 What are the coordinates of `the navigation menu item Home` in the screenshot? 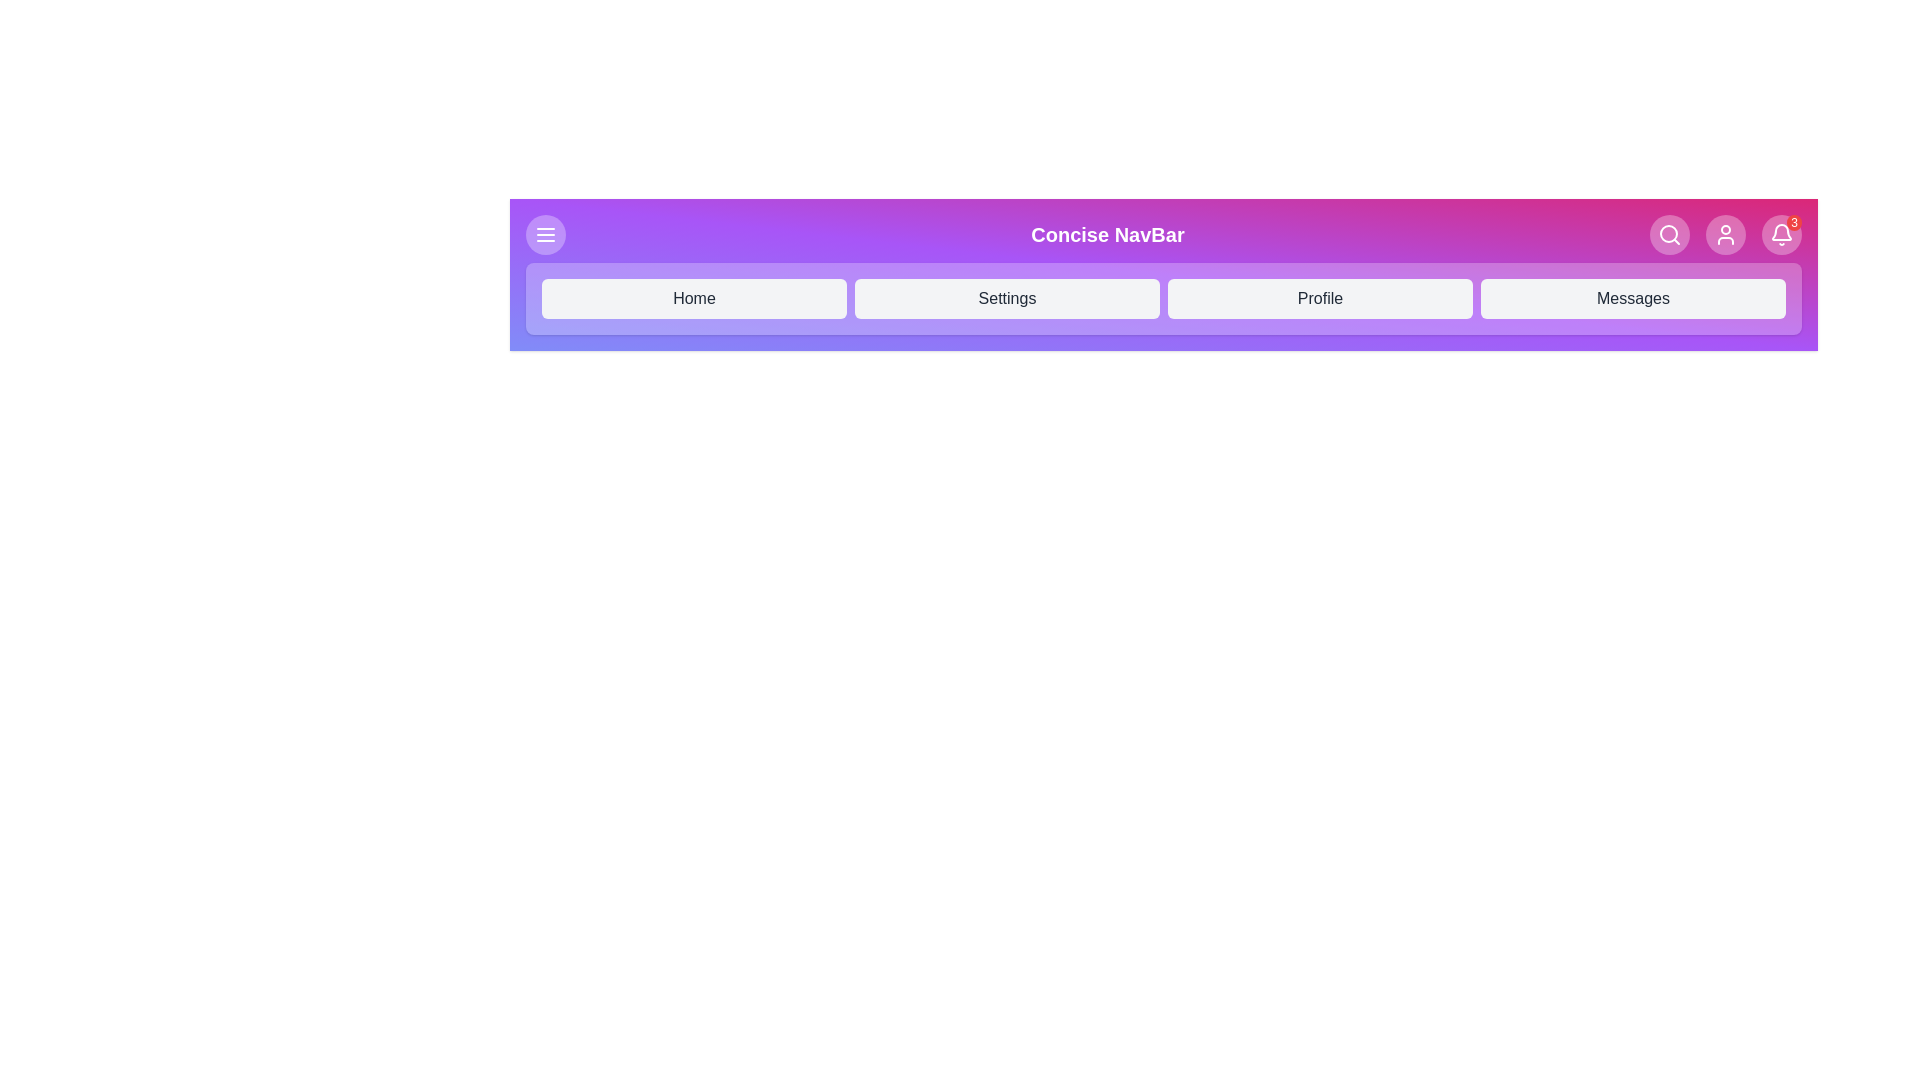 It's located at (694, 299).